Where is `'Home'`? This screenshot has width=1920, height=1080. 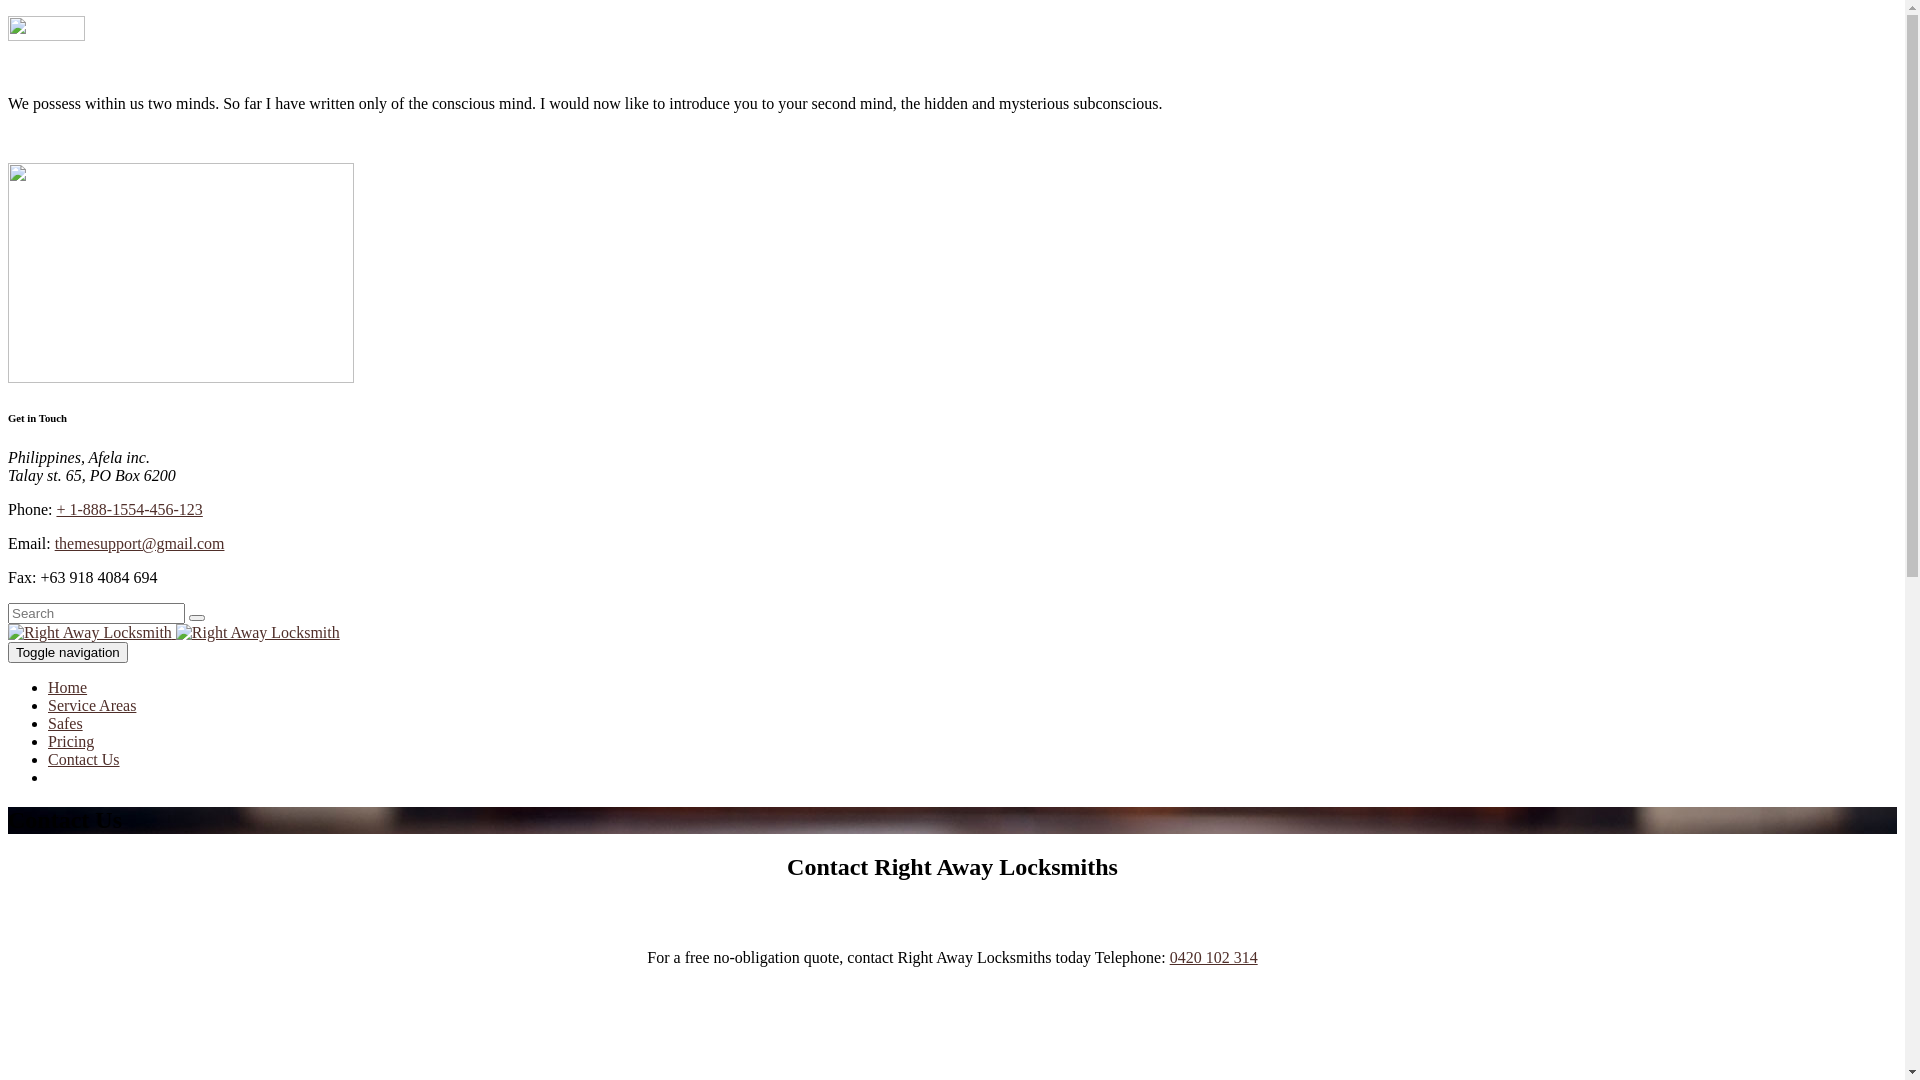 'Home' is located at coordinates (48, 686).